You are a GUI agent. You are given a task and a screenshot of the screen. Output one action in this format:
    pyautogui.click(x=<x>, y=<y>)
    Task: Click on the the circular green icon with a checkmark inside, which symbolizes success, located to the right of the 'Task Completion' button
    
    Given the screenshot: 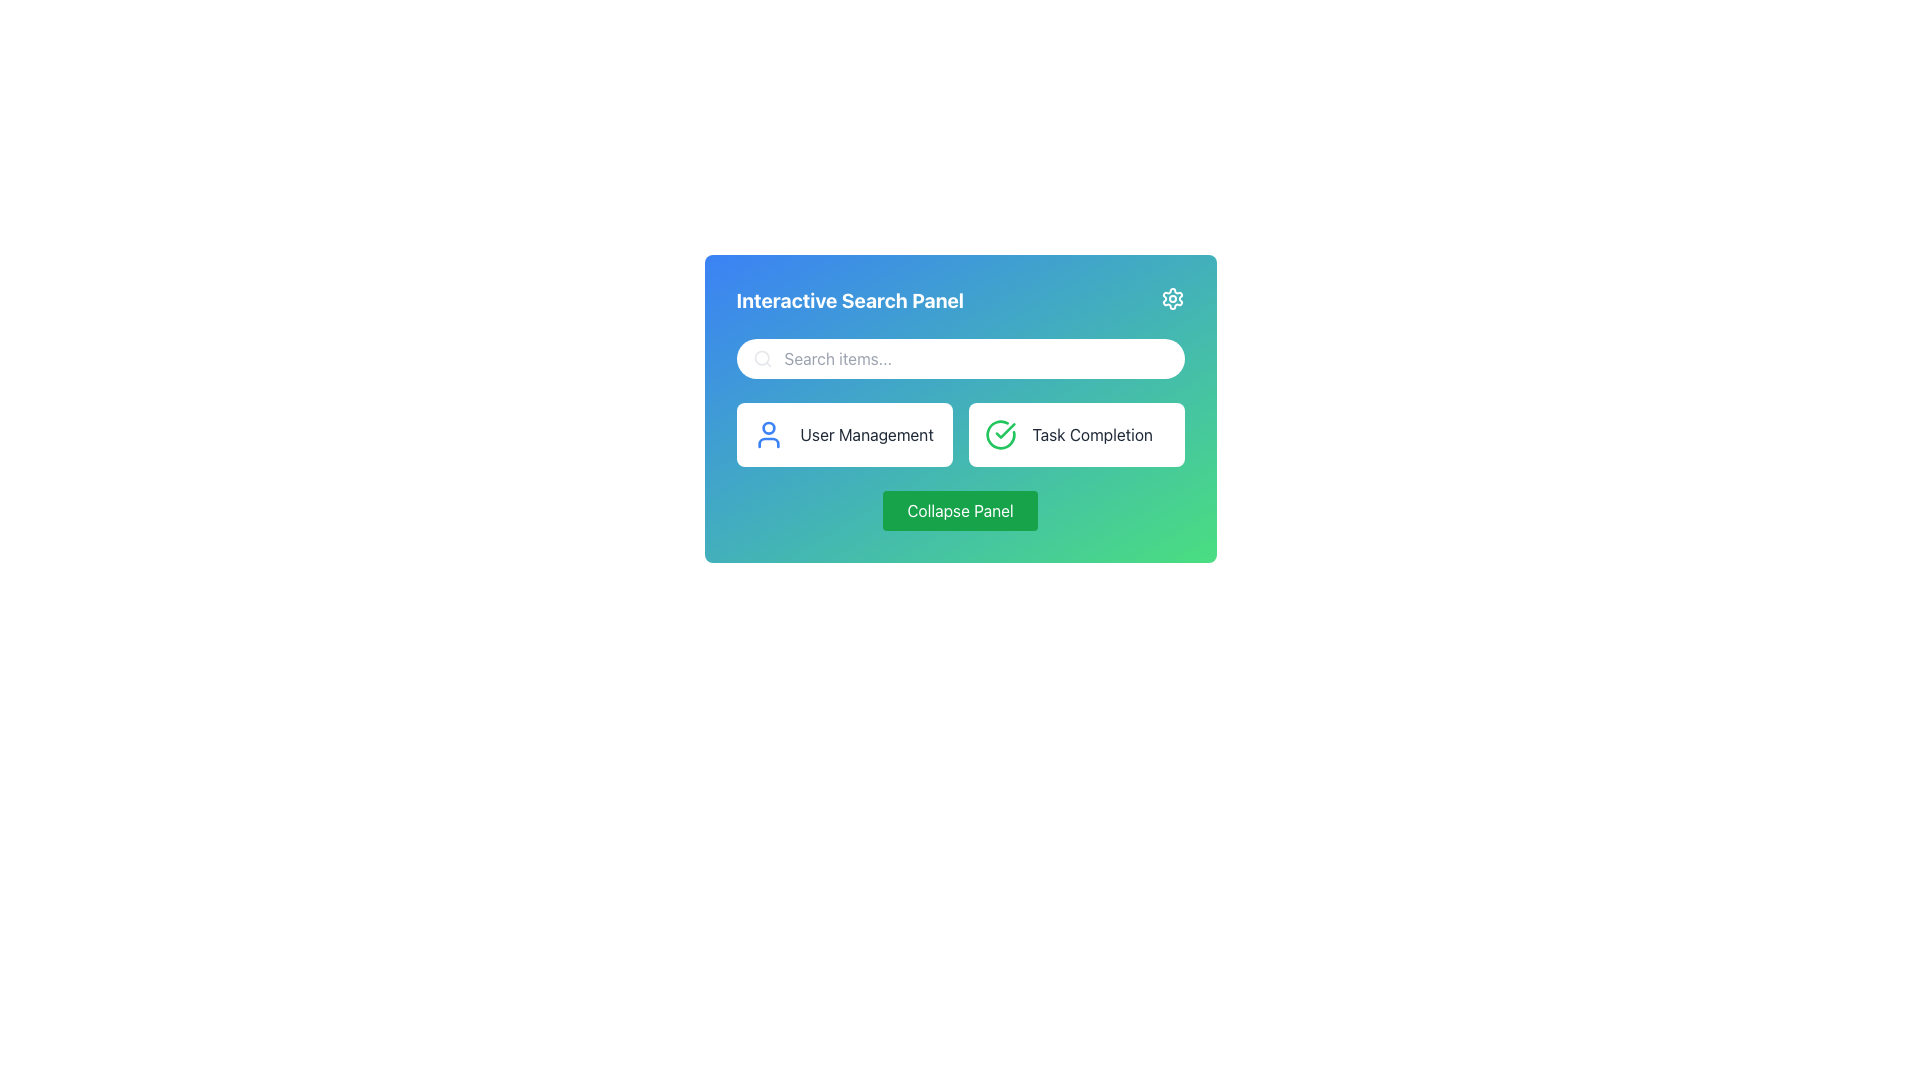 What is the action you would take?
    pyautogui.click(x=1000, y=434)
    